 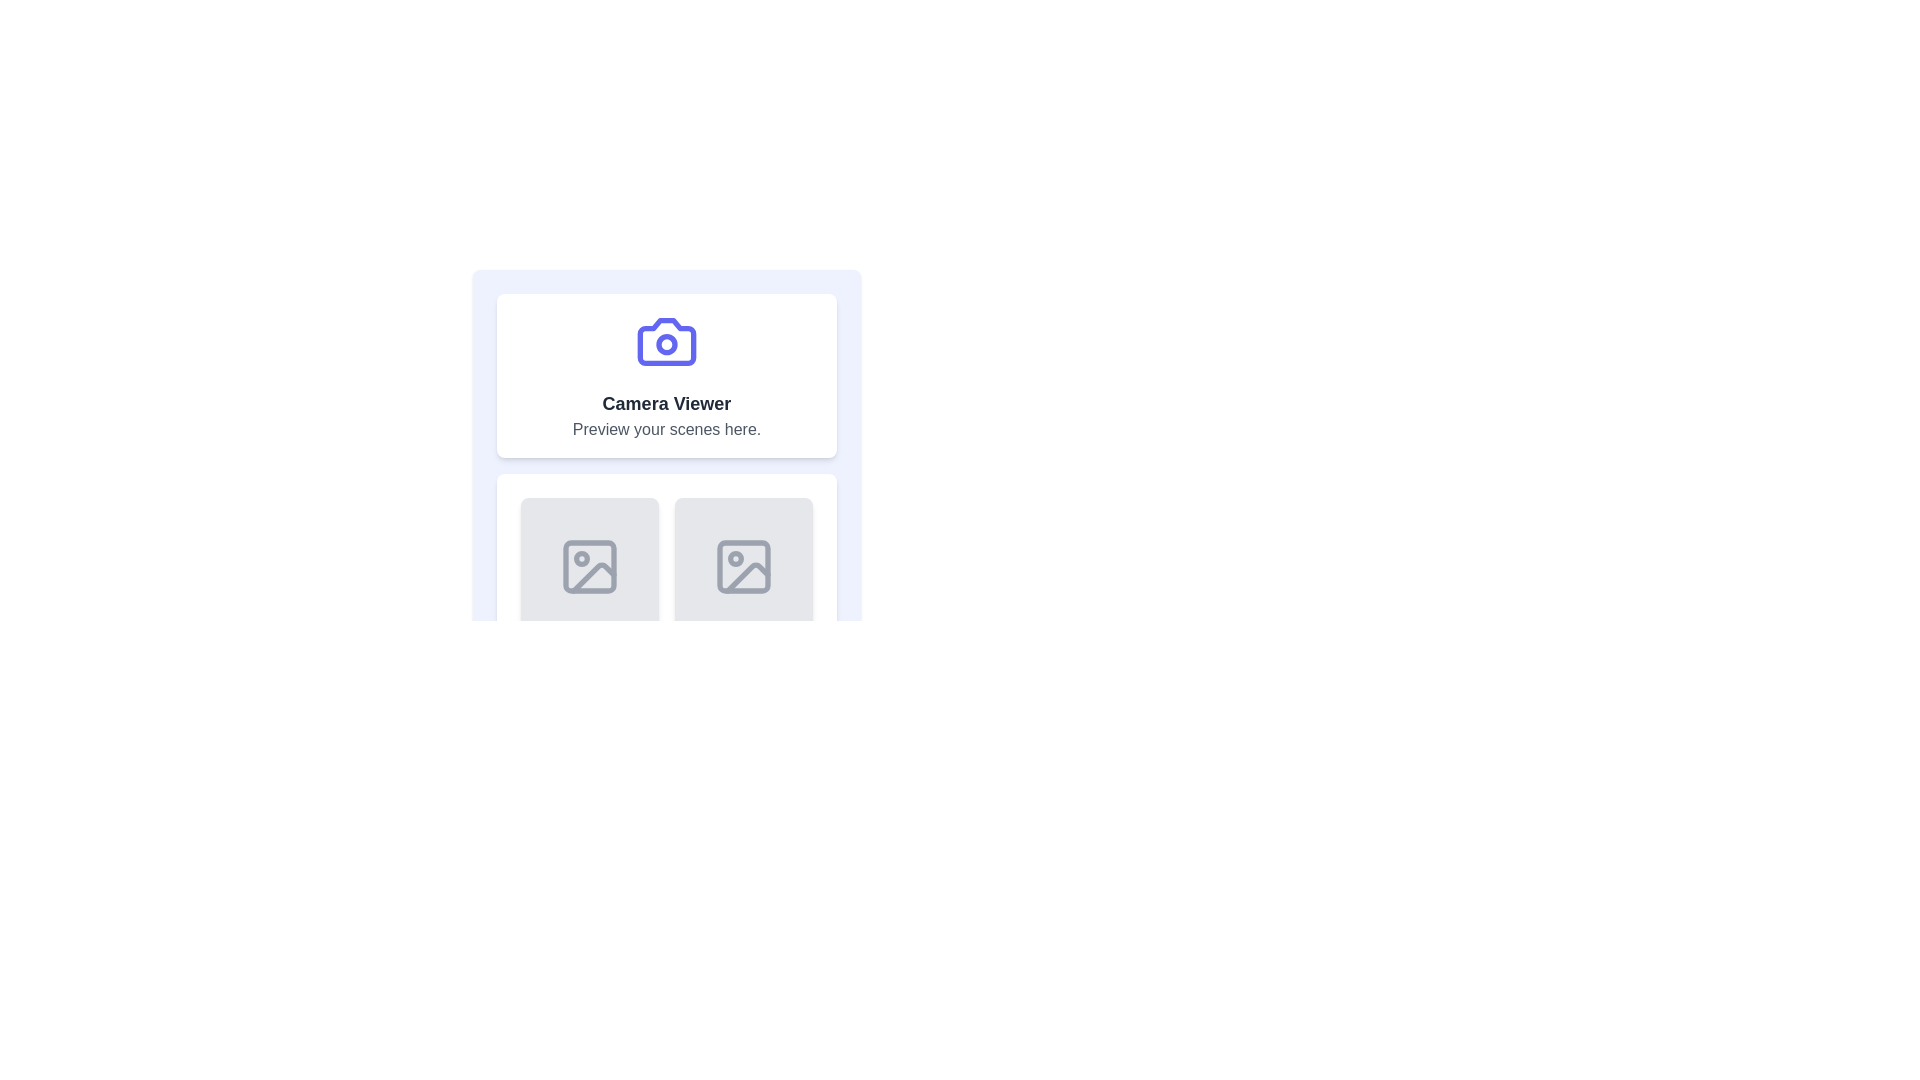 What do you see at coordinates (743, 567) in the screenshot?
I see `the interactive Placeholder box located in the second column of the 'Camera Viewer' card` at bounding box center [743, 567].